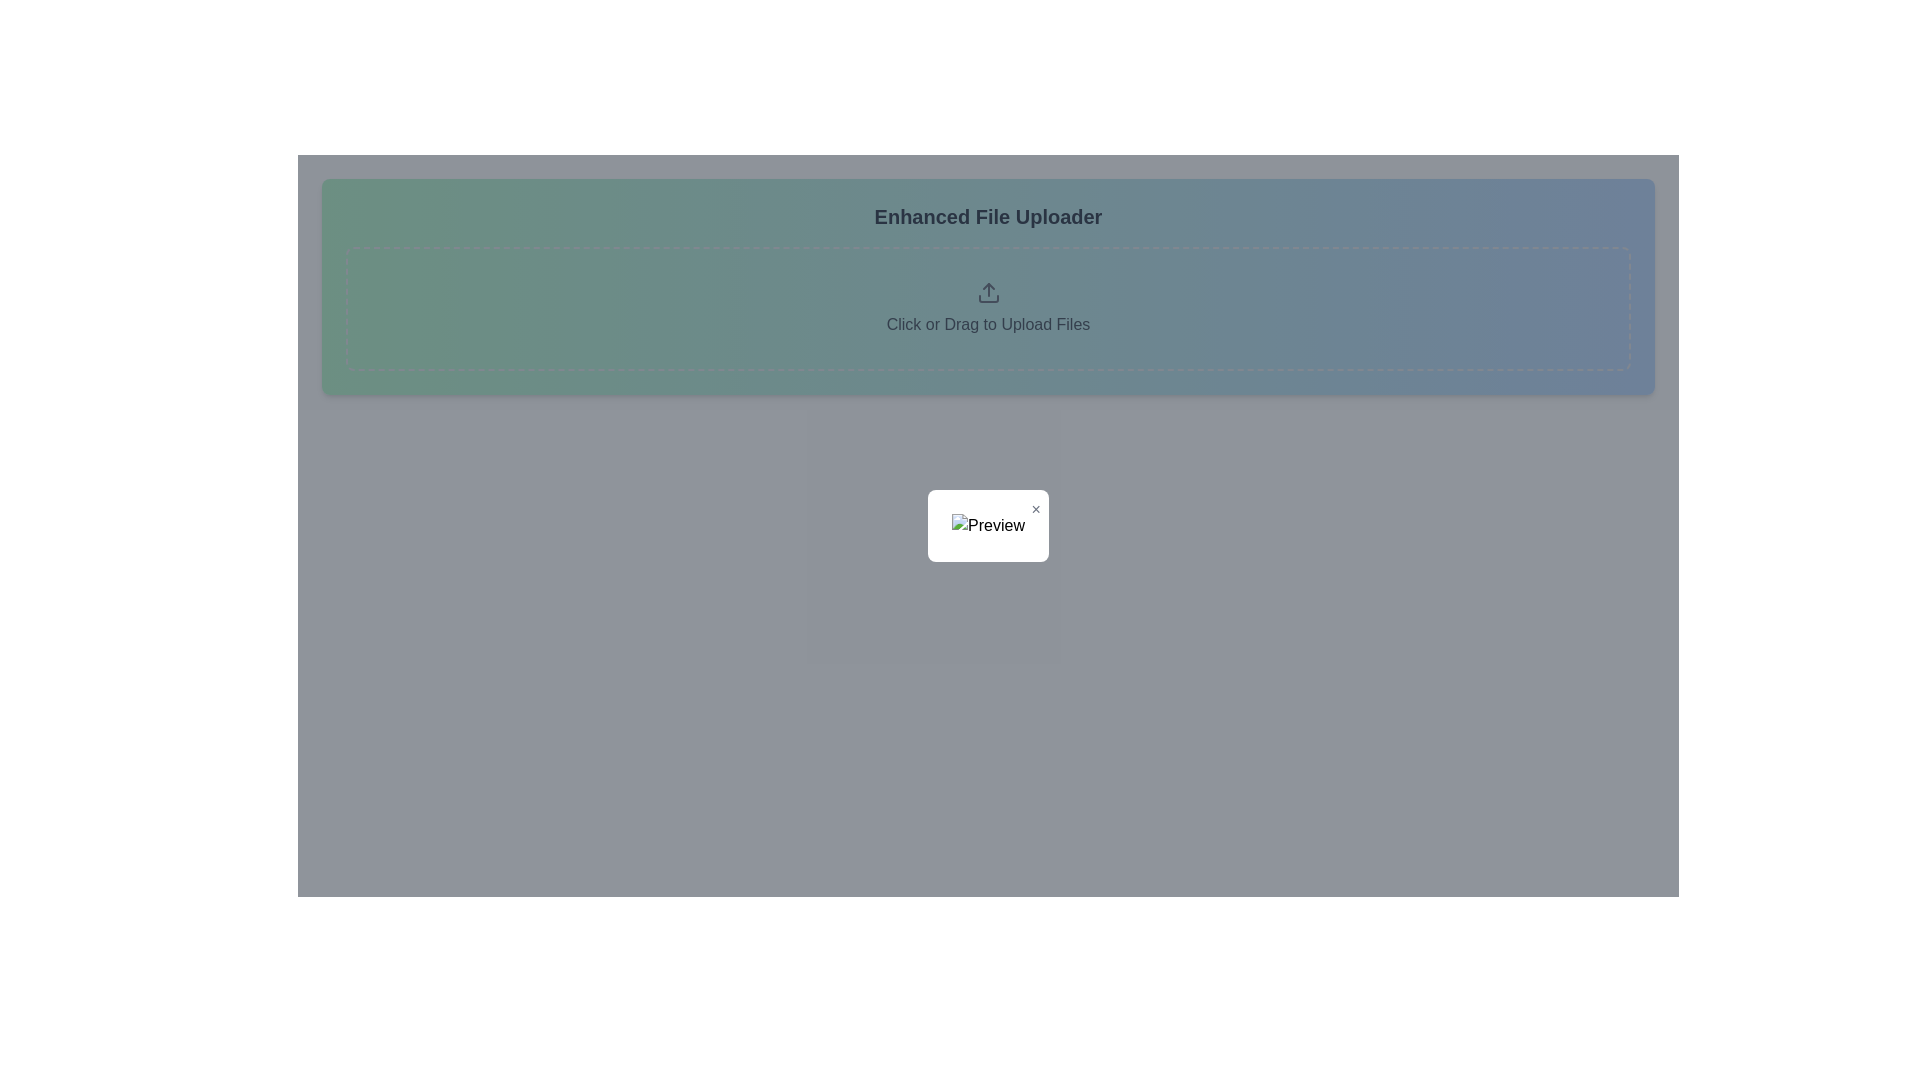 The height and width of the screenshot is (1080, 1920). Describe the element at coordinates (988, 299) in the screenshot. I see `the base of the upload icon, which is a vector graphic component within an SVG structure, representing a platform for uploading files` at that location.